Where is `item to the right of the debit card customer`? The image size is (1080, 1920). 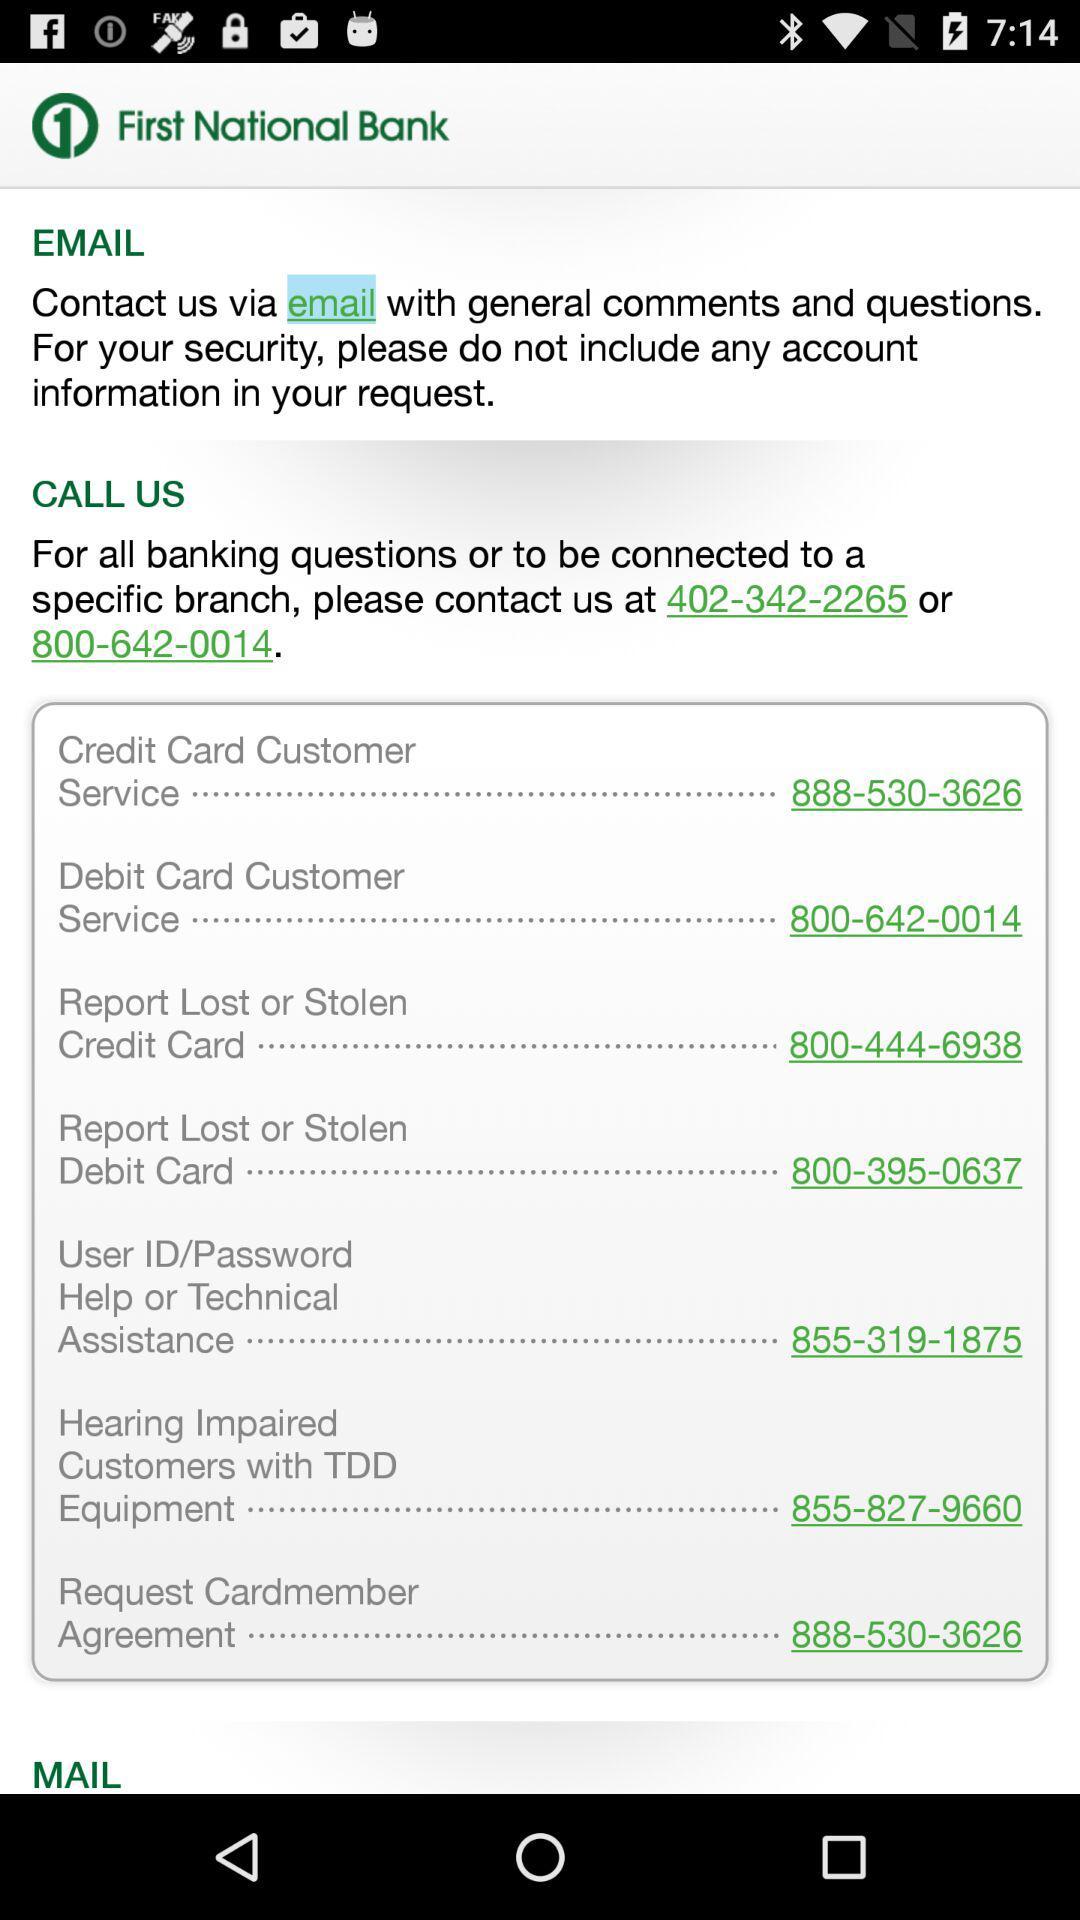
item to the right of the debit card customer is located at coordinates (898, 1025).